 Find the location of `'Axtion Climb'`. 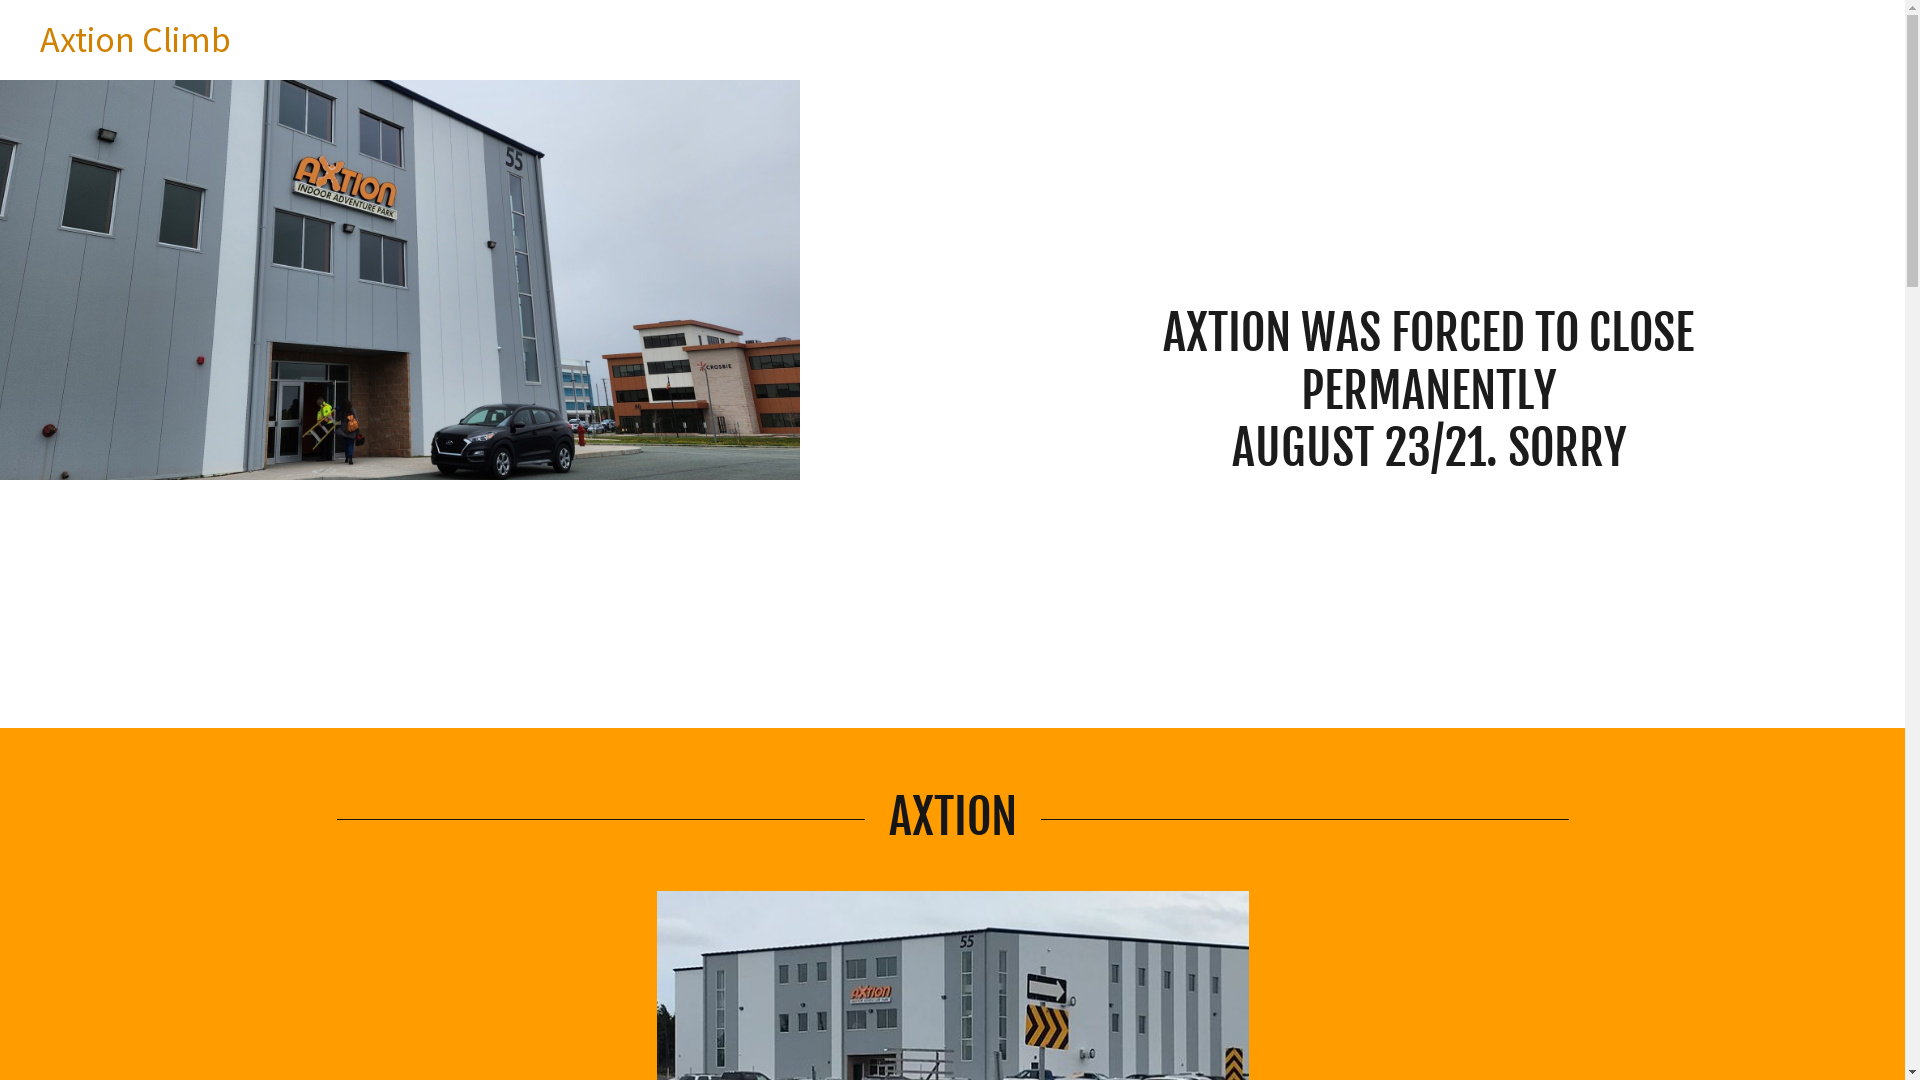

'Axtion Climb' is located at coordinates (134, 45).